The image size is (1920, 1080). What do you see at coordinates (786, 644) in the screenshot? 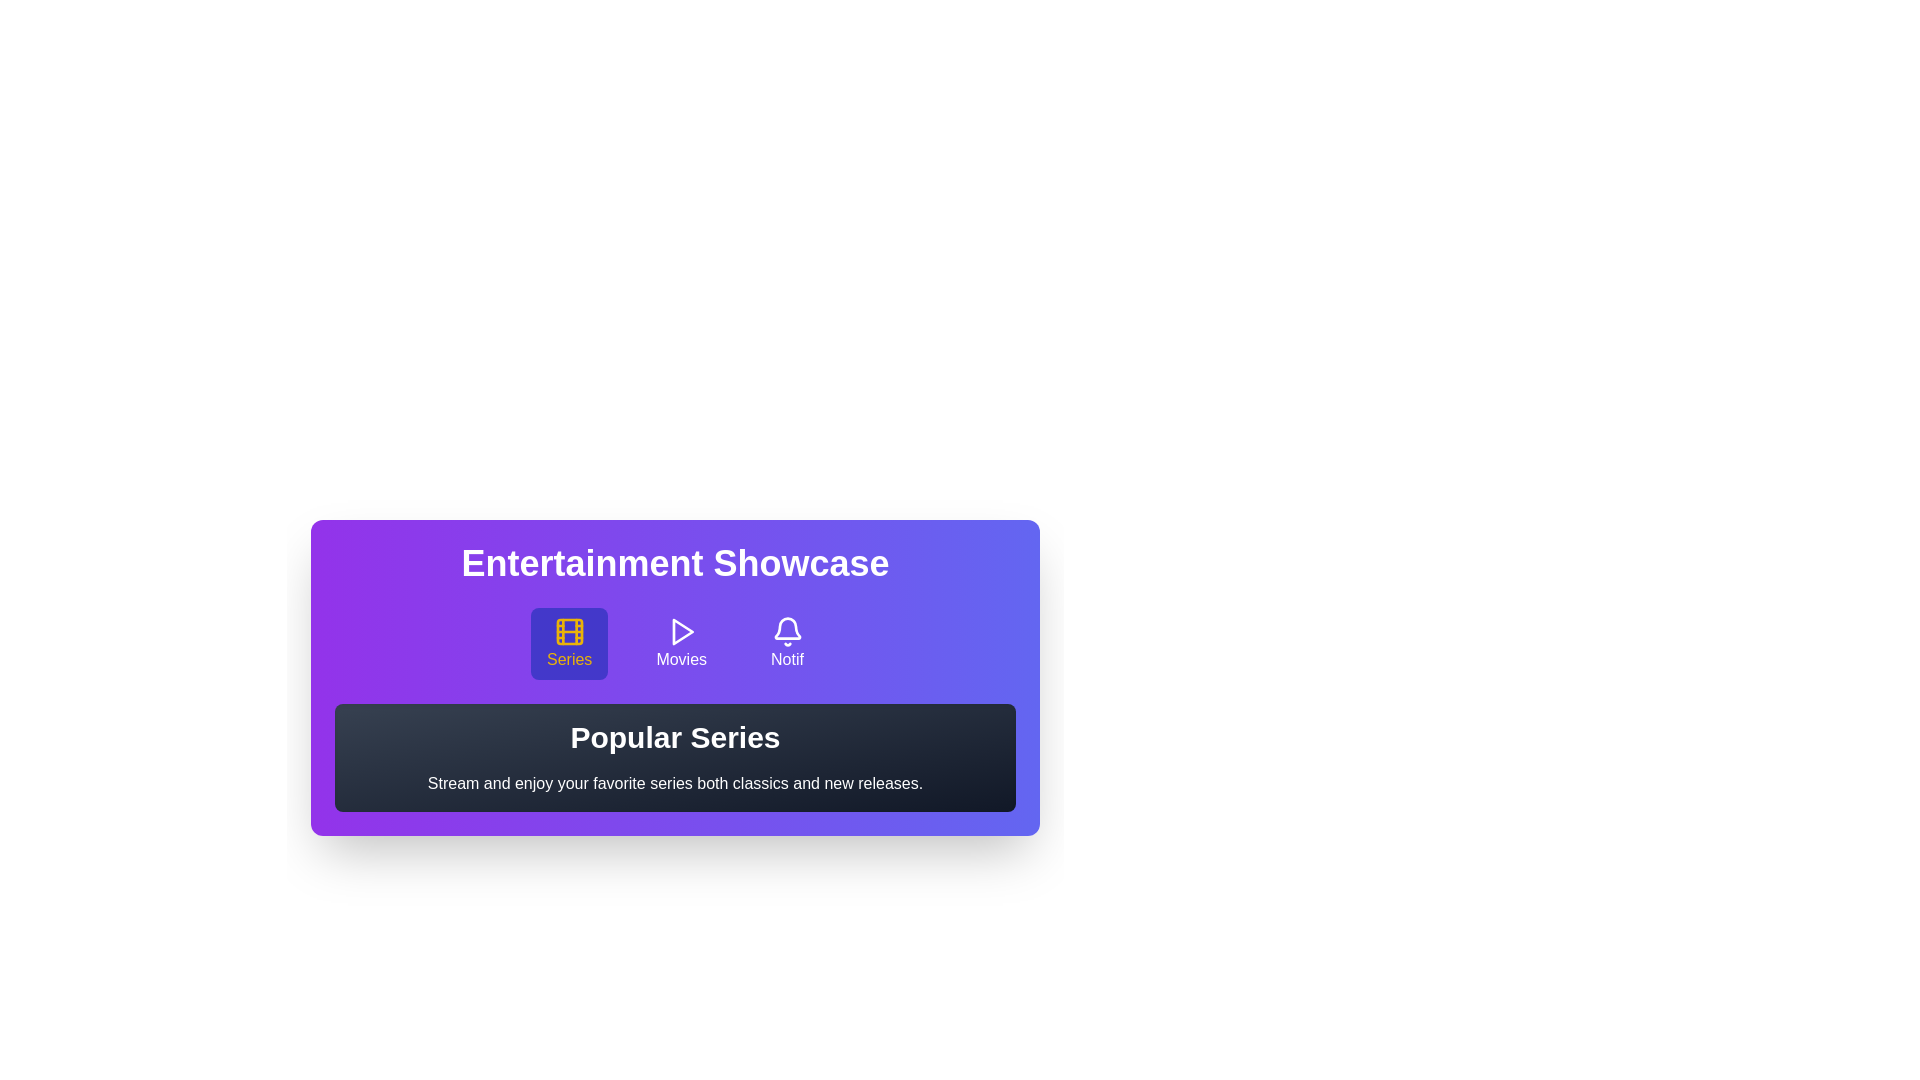
I see `the Icon button with text label located under the 'Entertainment Showcase' header to observe any hover effects` at bounding box center [786, 644].